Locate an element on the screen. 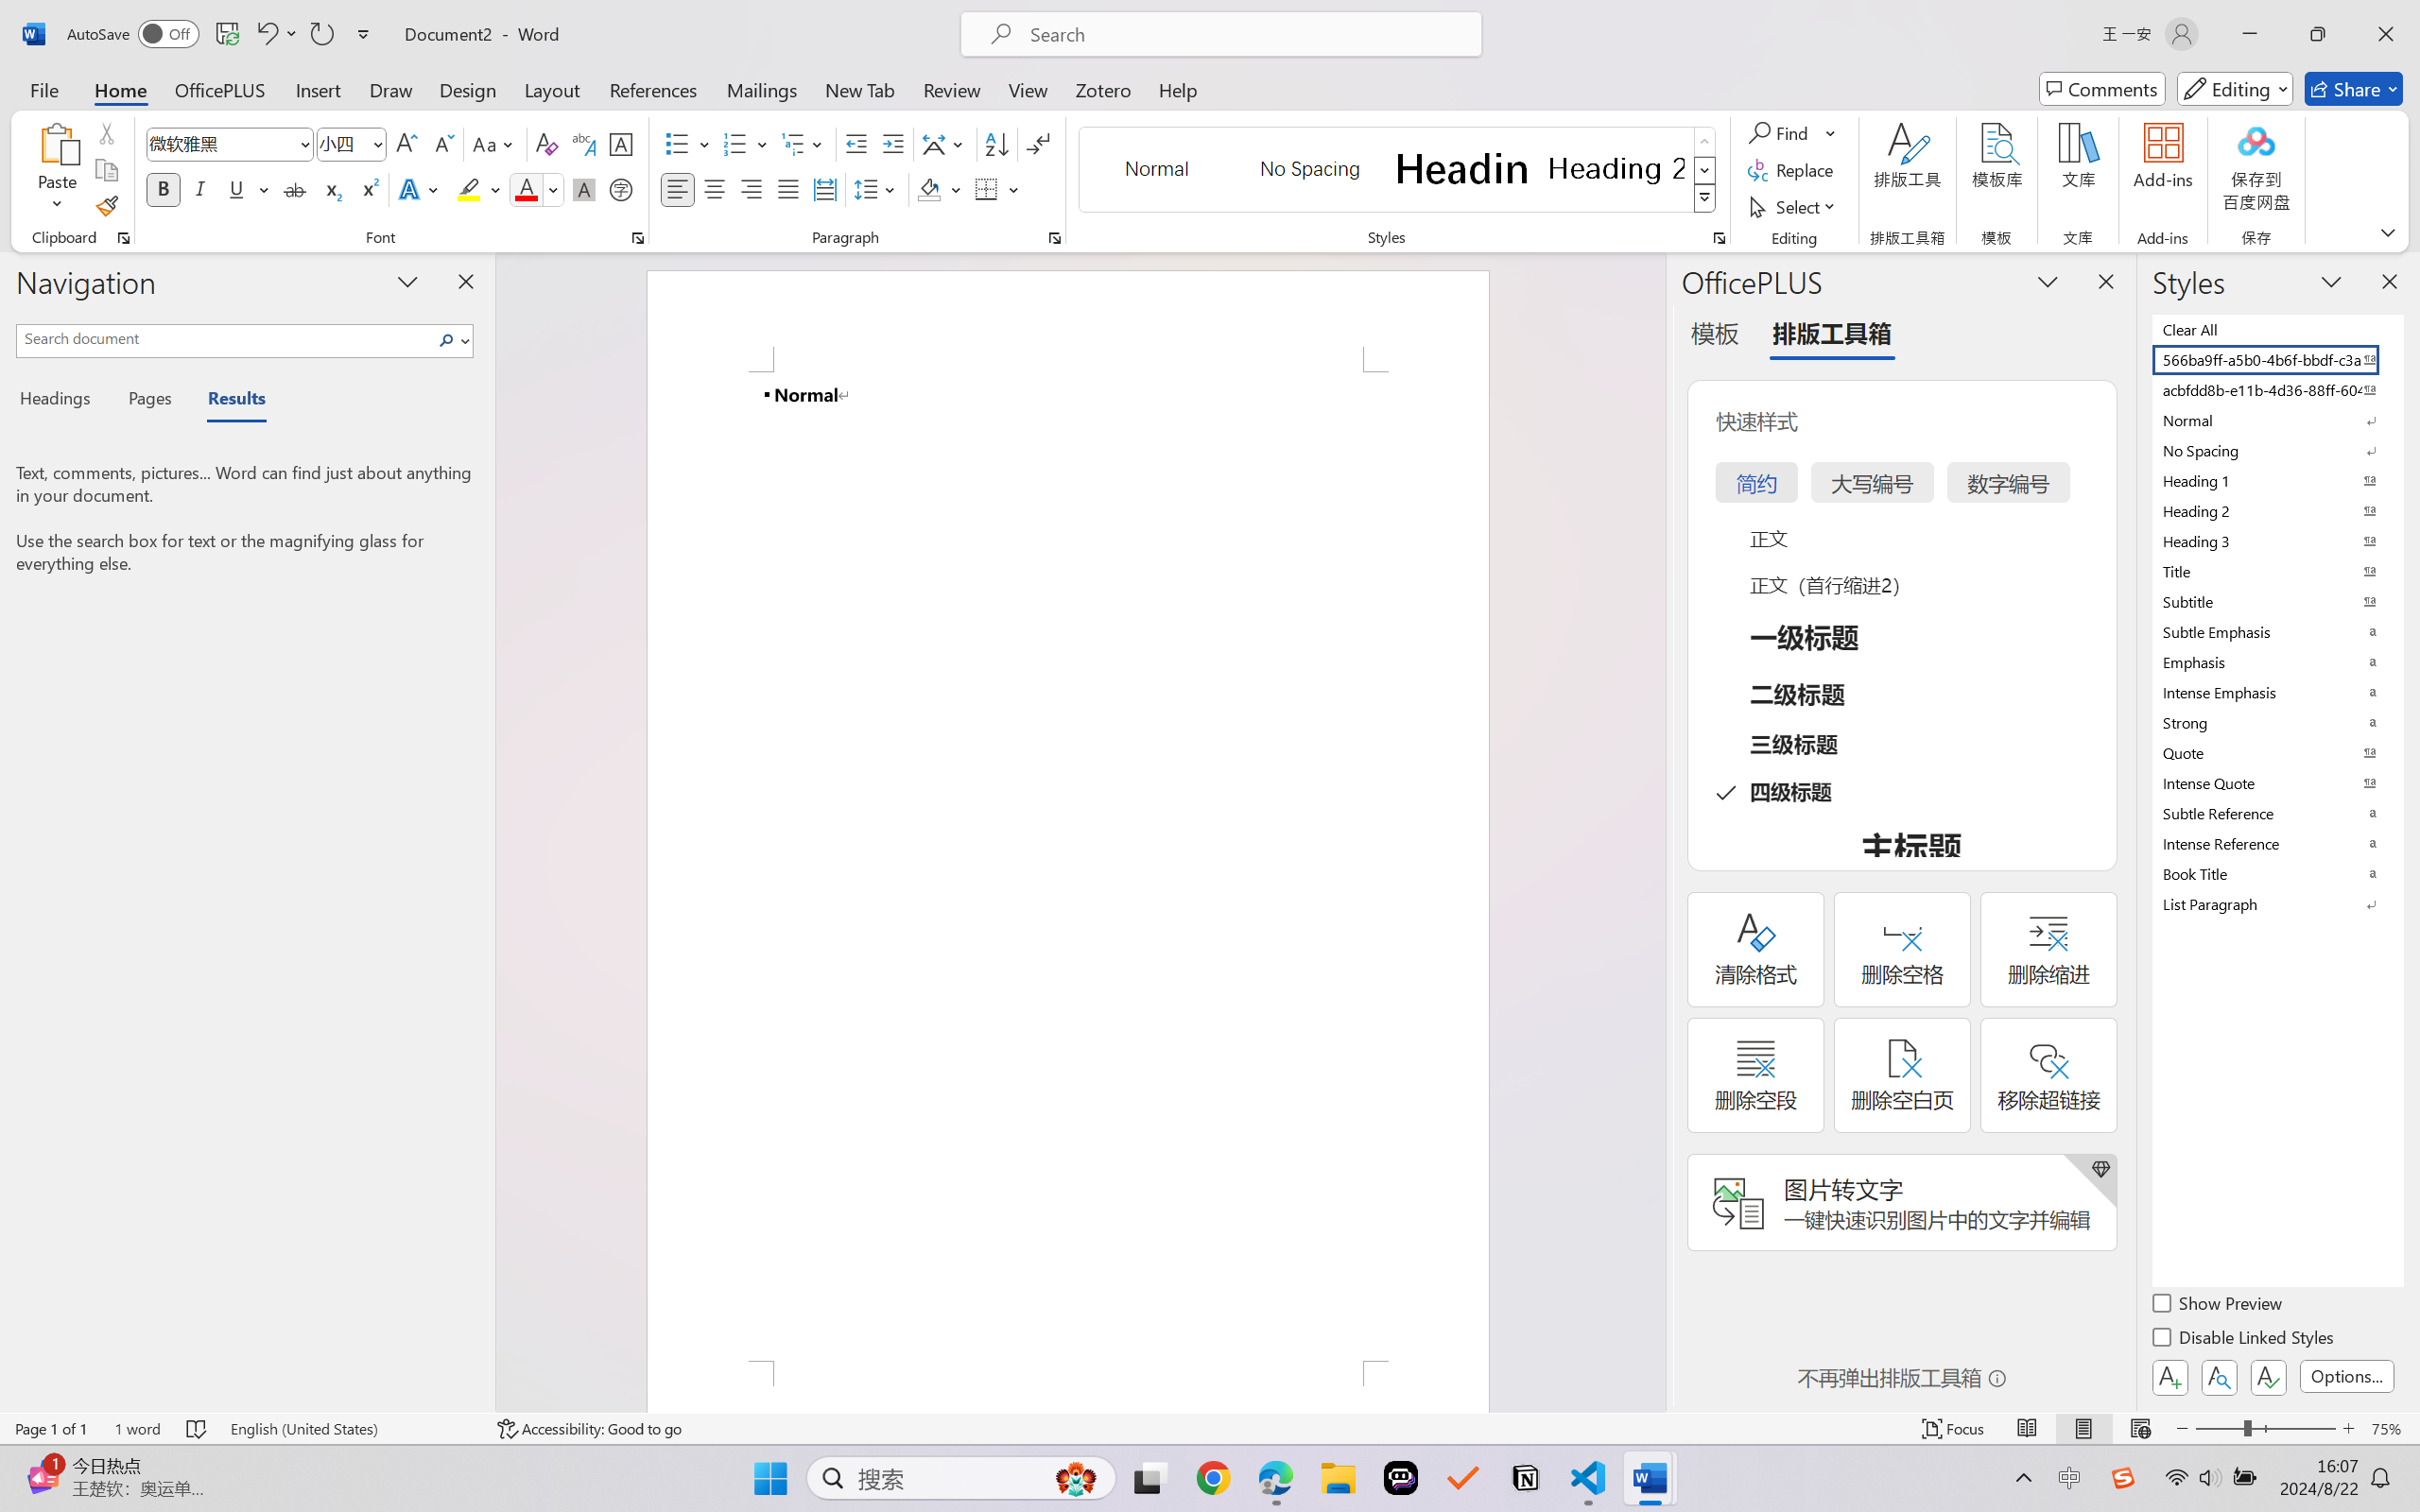 The width and height of the screenshot is (2420, 1512). 'Shrink Font' is located at coordinates (441, 144).